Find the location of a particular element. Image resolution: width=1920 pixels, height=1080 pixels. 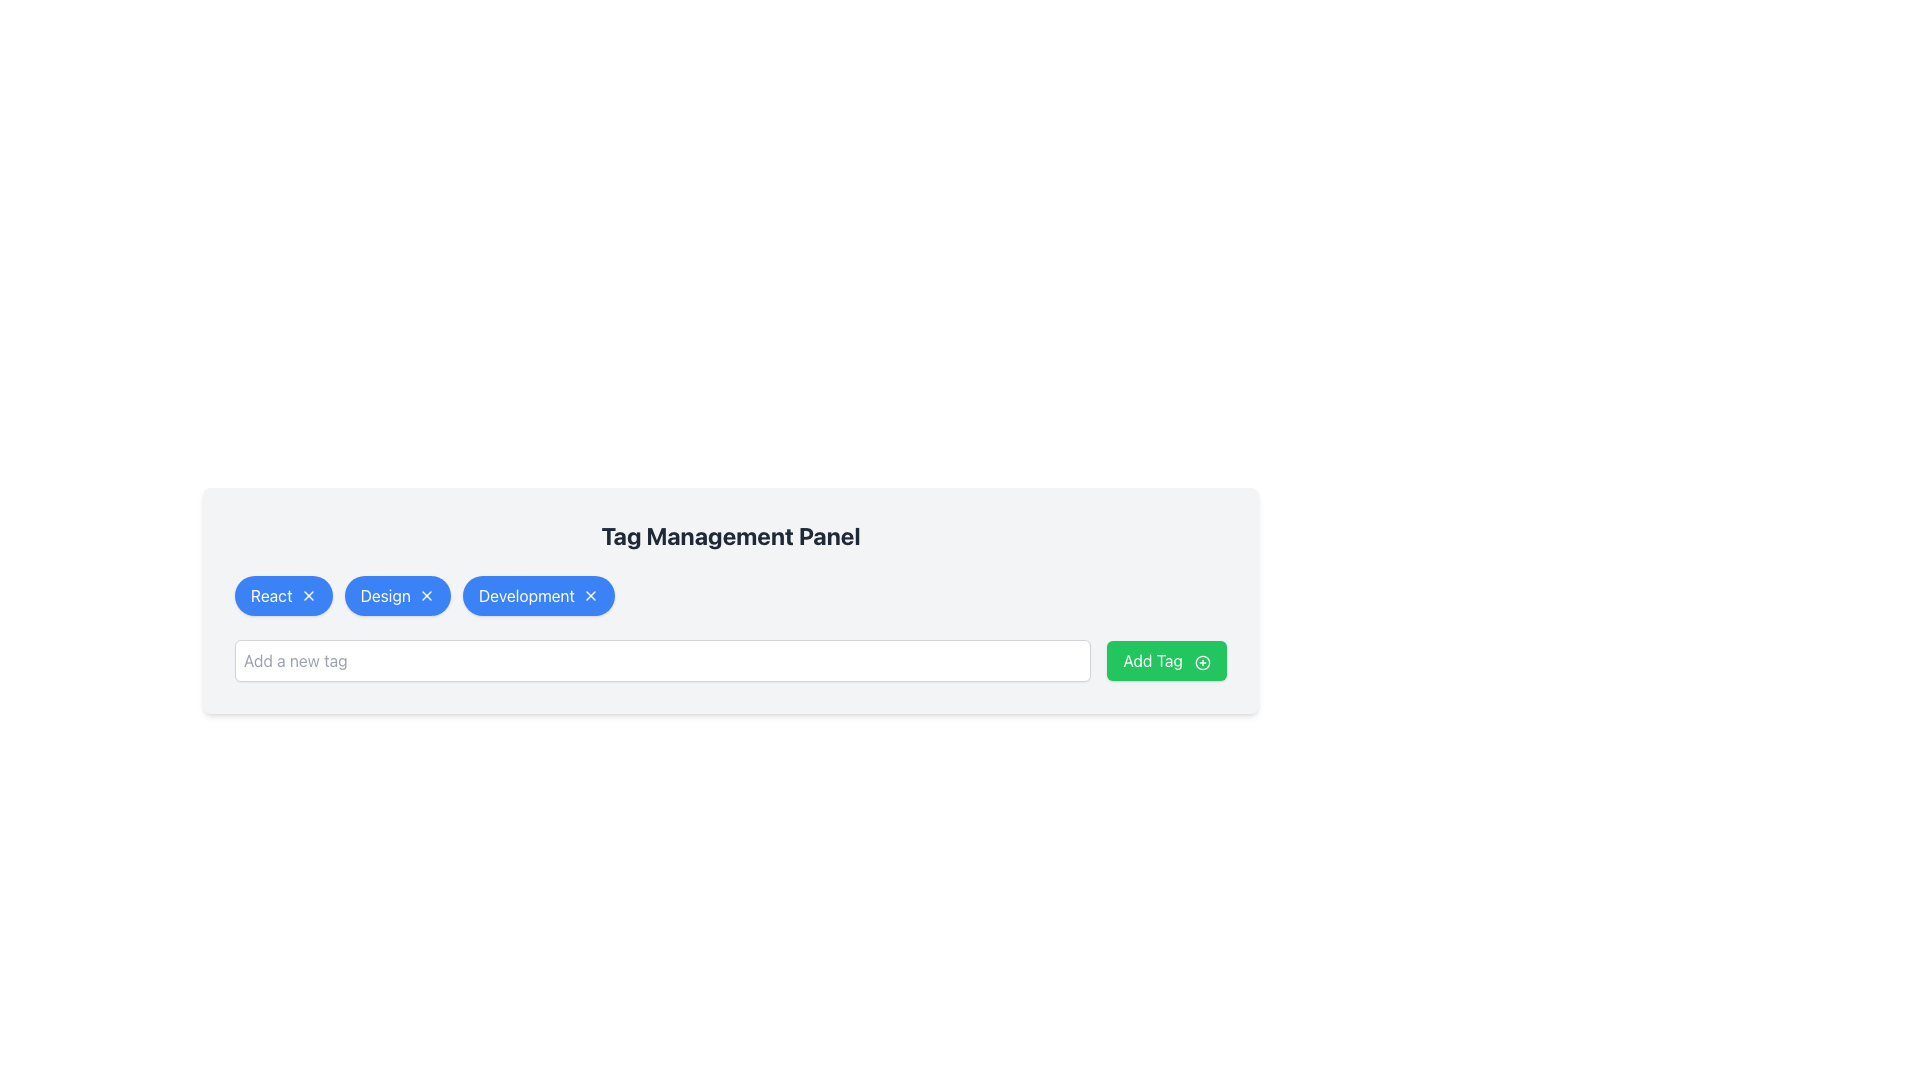

the close button located at the rightmost side of the 'Development' tag is located at coordinates (589, 595).